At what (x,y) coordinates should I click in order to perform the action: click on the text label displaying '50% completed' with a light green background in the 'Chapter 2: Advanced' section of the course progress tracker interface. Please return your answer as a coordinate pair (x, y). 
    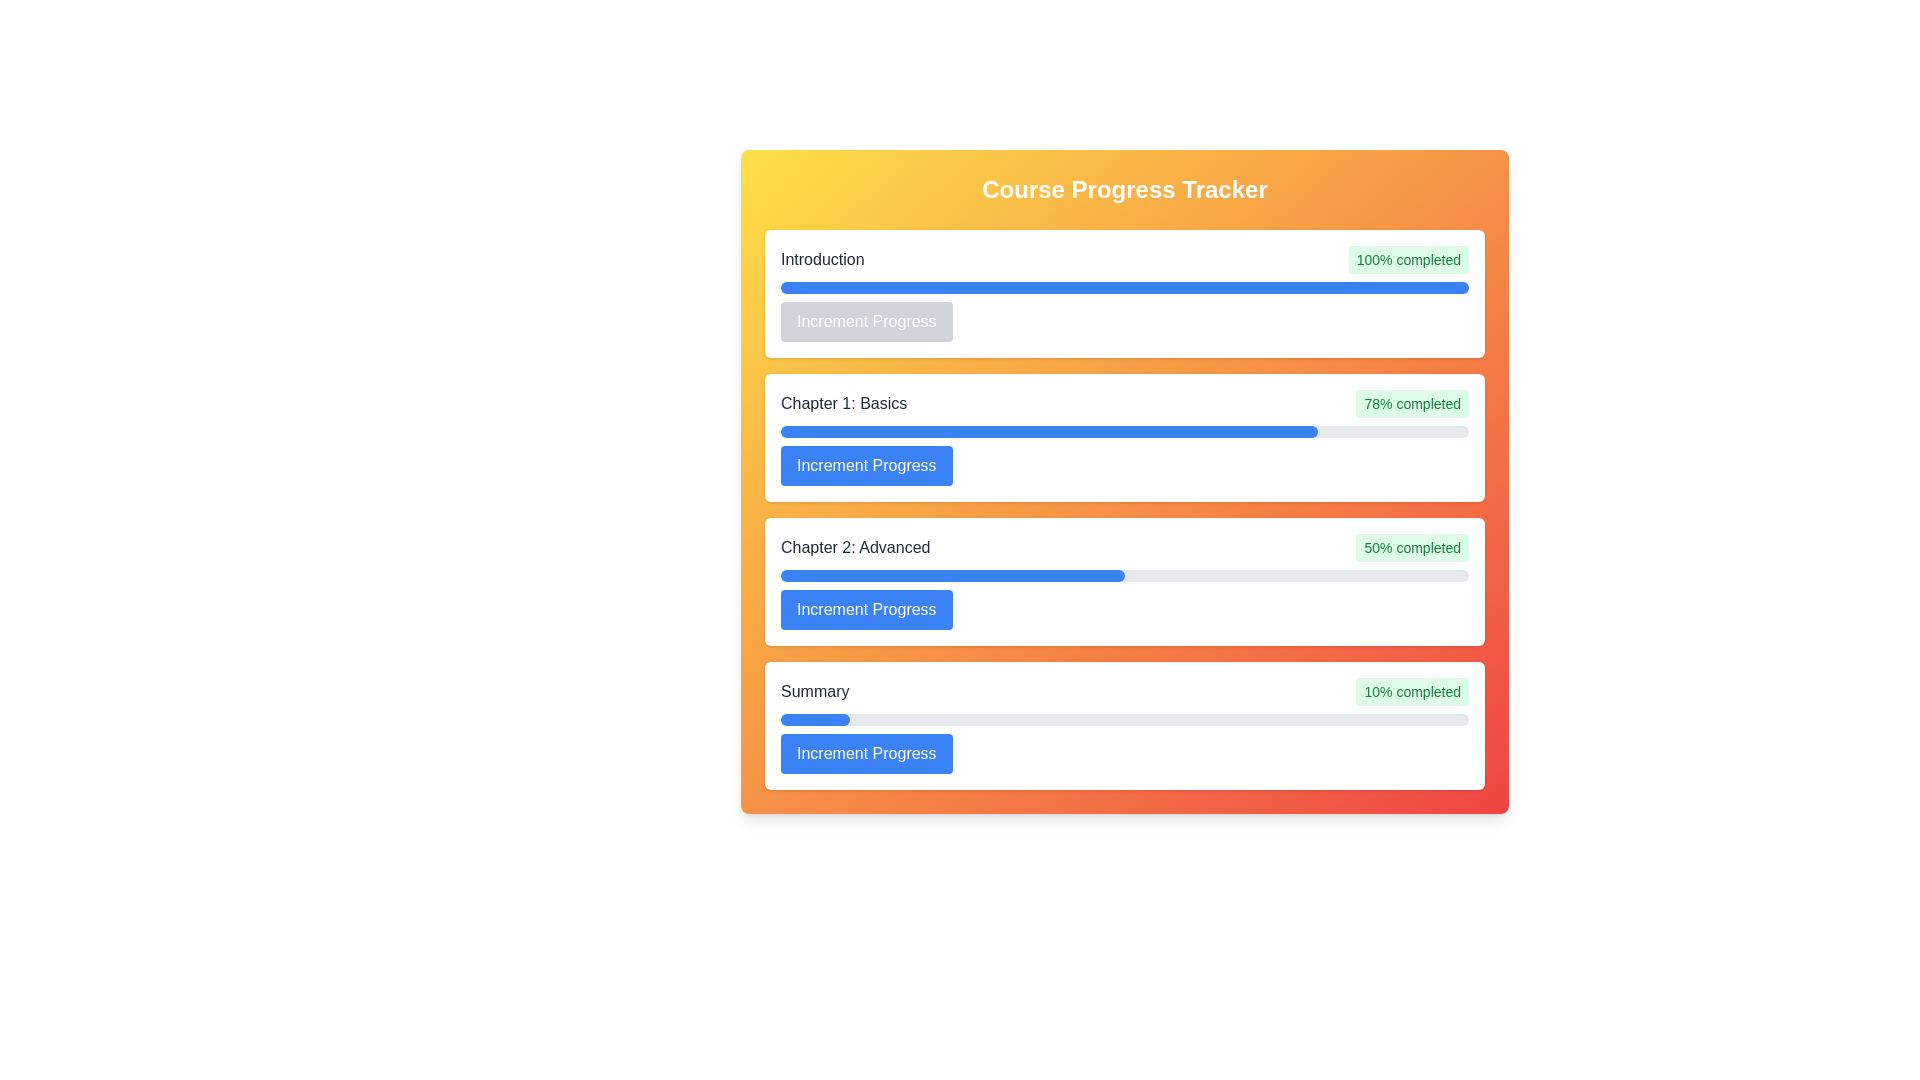
    Looking at the image, I should click on (1411, 547).